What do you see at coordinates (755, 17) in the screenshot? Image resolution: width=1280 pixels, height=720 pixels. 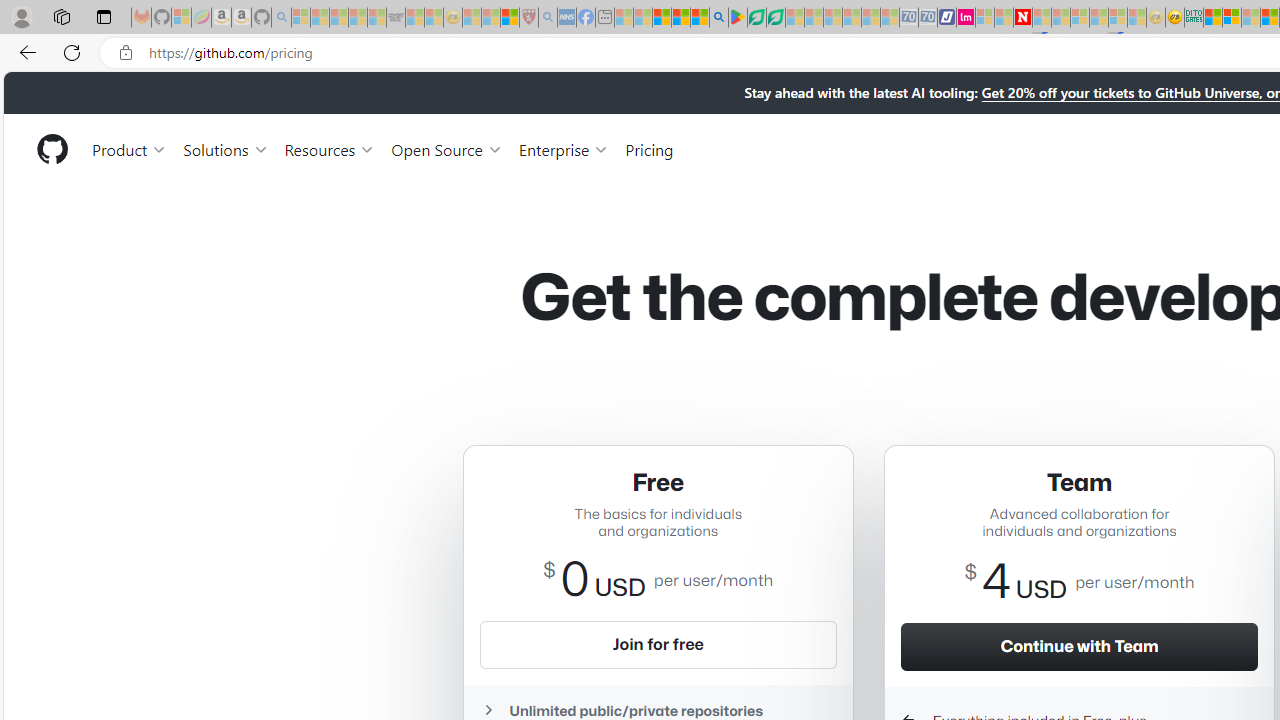 I see `'Terms of Use Agreement'` at bounding box center [755, 17].